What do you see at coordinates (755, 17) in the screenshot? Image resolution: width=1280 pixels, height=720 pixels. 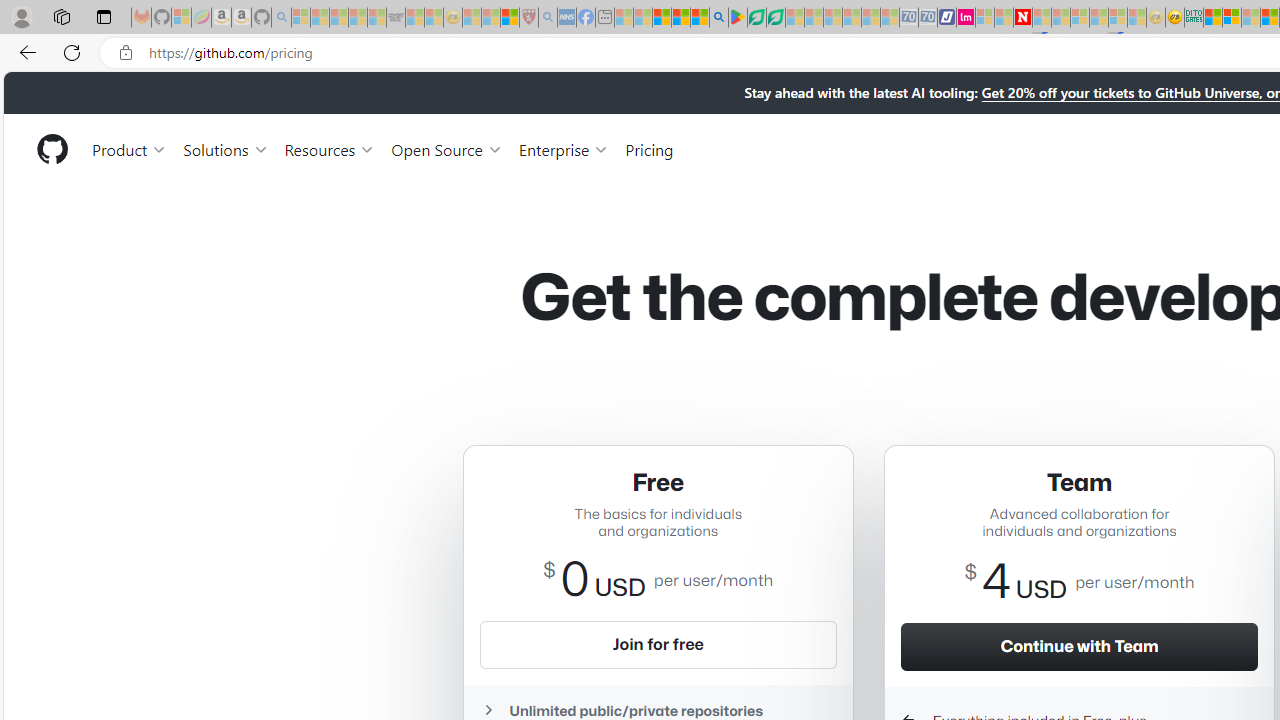 I see `'Terms of Use Agreement'` at bounding box center [755, 17].